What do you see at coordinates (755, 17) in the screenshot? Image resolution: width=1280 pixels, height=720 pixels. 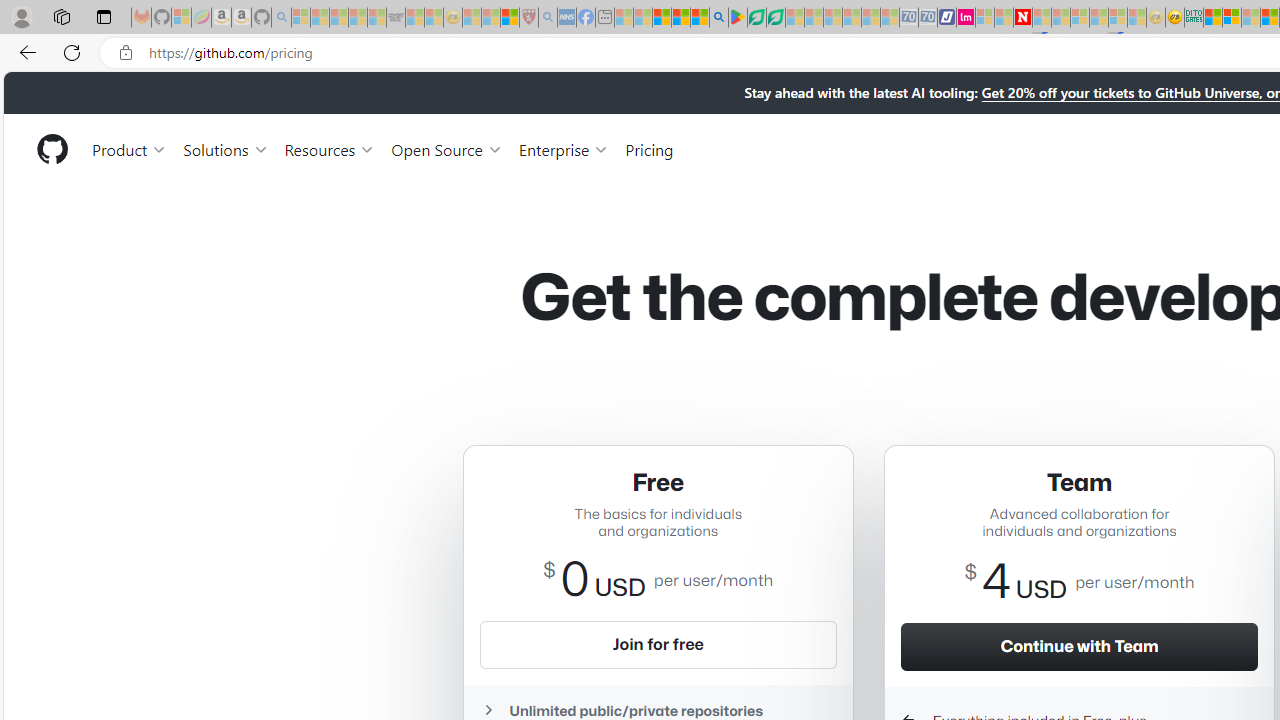 I see `'Terms of Use Agreement'` at bounding box center [755, 17].